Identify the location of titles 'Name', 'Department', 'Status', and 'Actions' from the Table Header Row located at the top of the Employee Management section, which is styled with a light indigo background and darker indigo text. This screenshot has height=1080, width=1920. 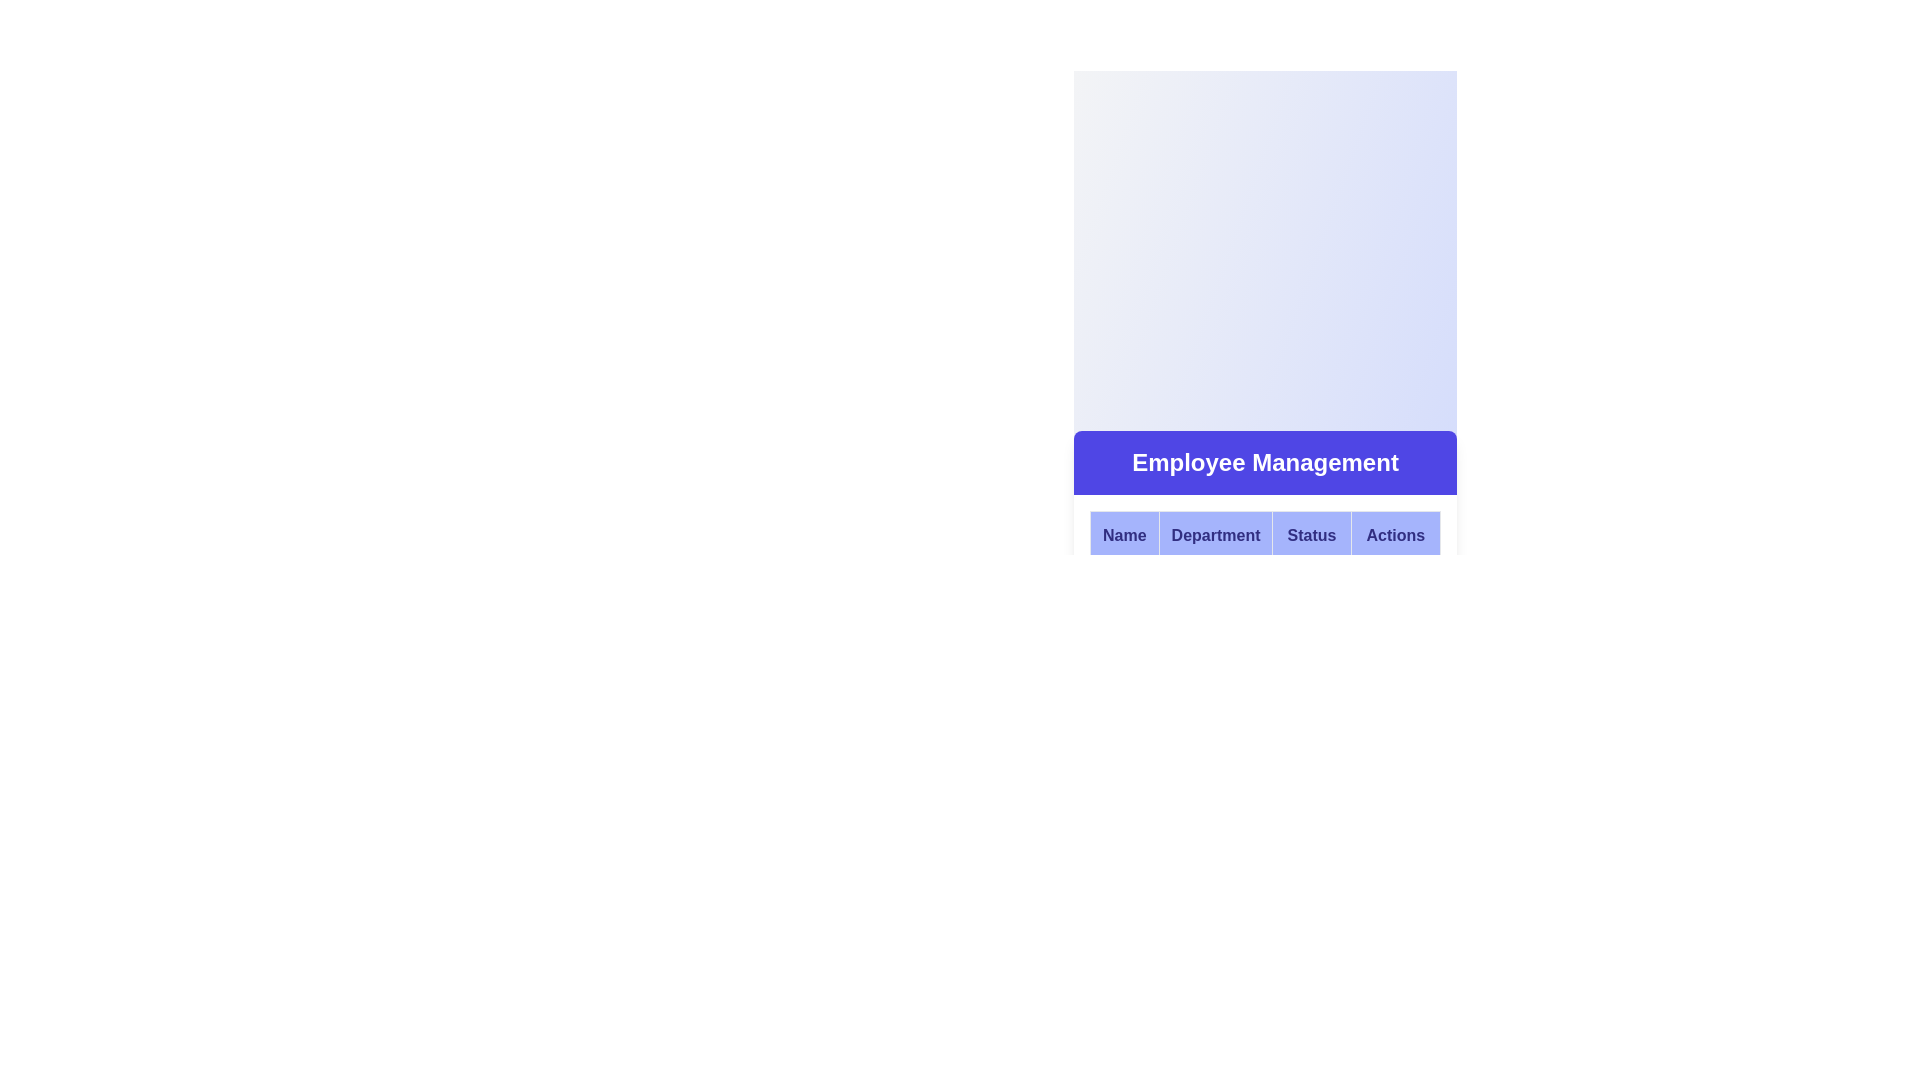
(1264, 534).